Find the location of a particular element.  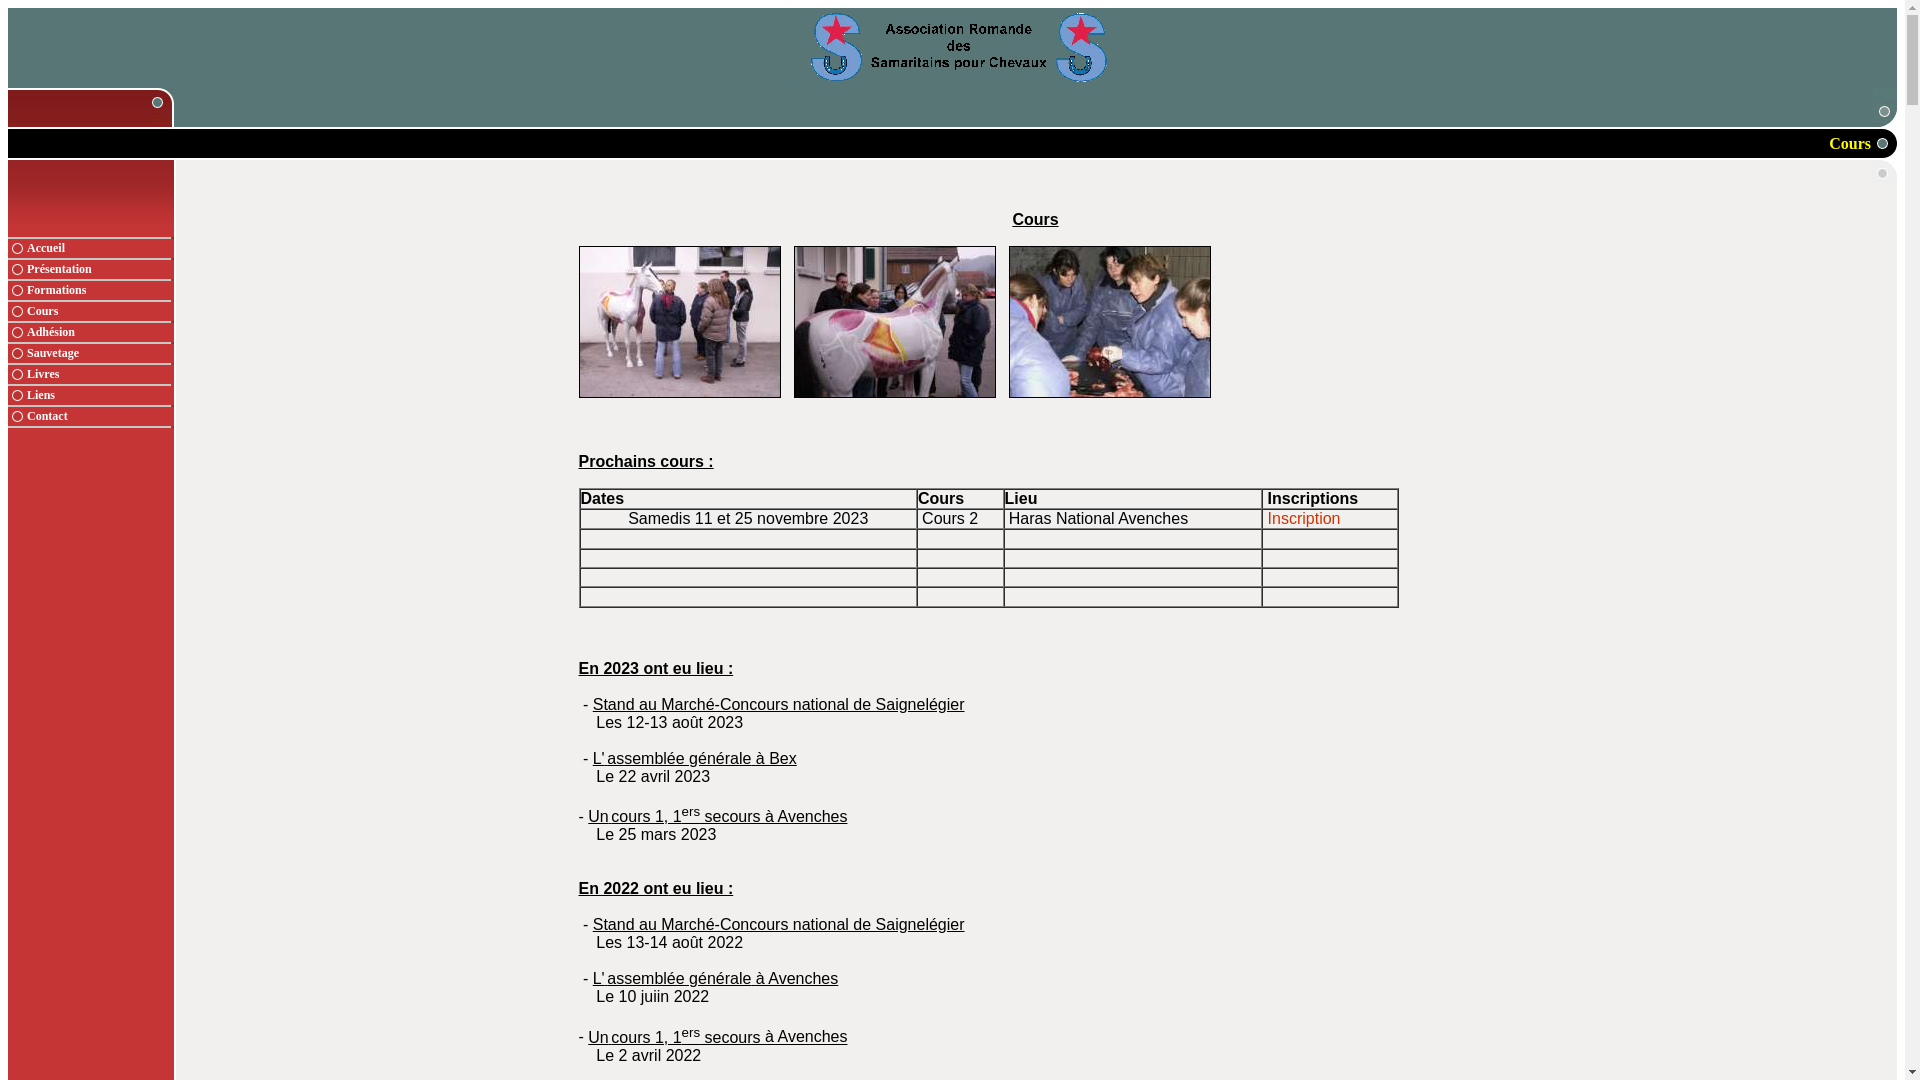

'Cours' is located at coordinates (98, 311).